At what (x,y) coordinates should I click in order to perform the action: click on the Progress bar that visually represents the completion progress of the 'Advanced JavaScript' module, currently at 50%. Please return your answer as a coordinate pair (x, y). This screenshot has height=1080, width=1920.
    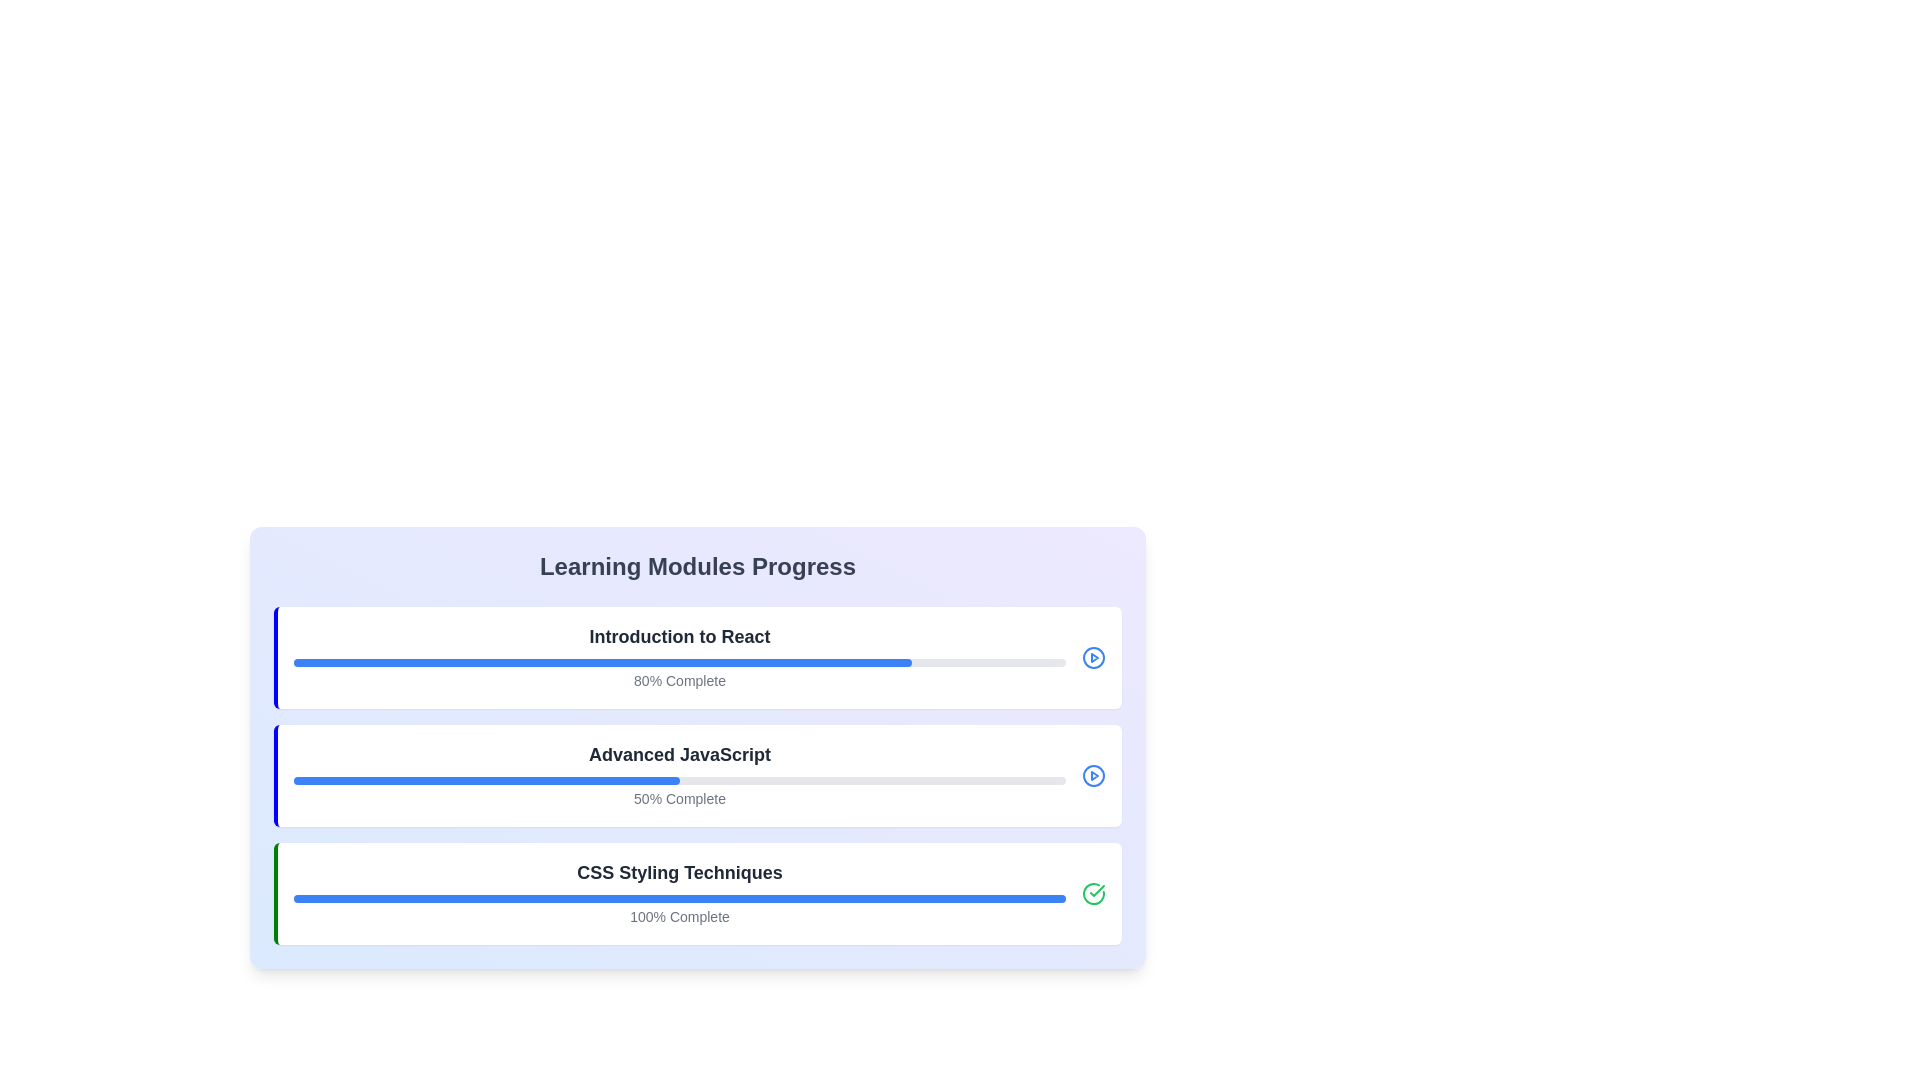
    Looking at the image, I should click on (680, 779).